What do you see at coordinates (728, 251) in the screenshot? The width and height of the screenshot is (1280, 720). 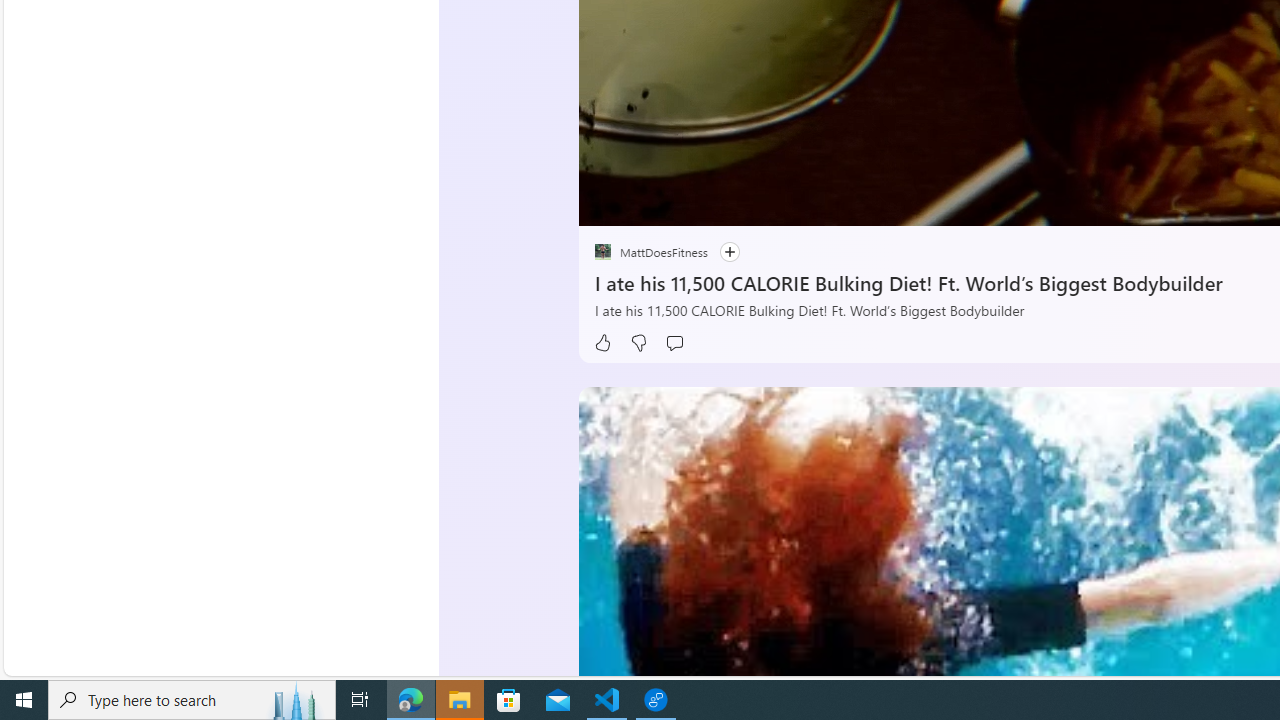 I see `'Follow'` at bounding box center [728, 251].